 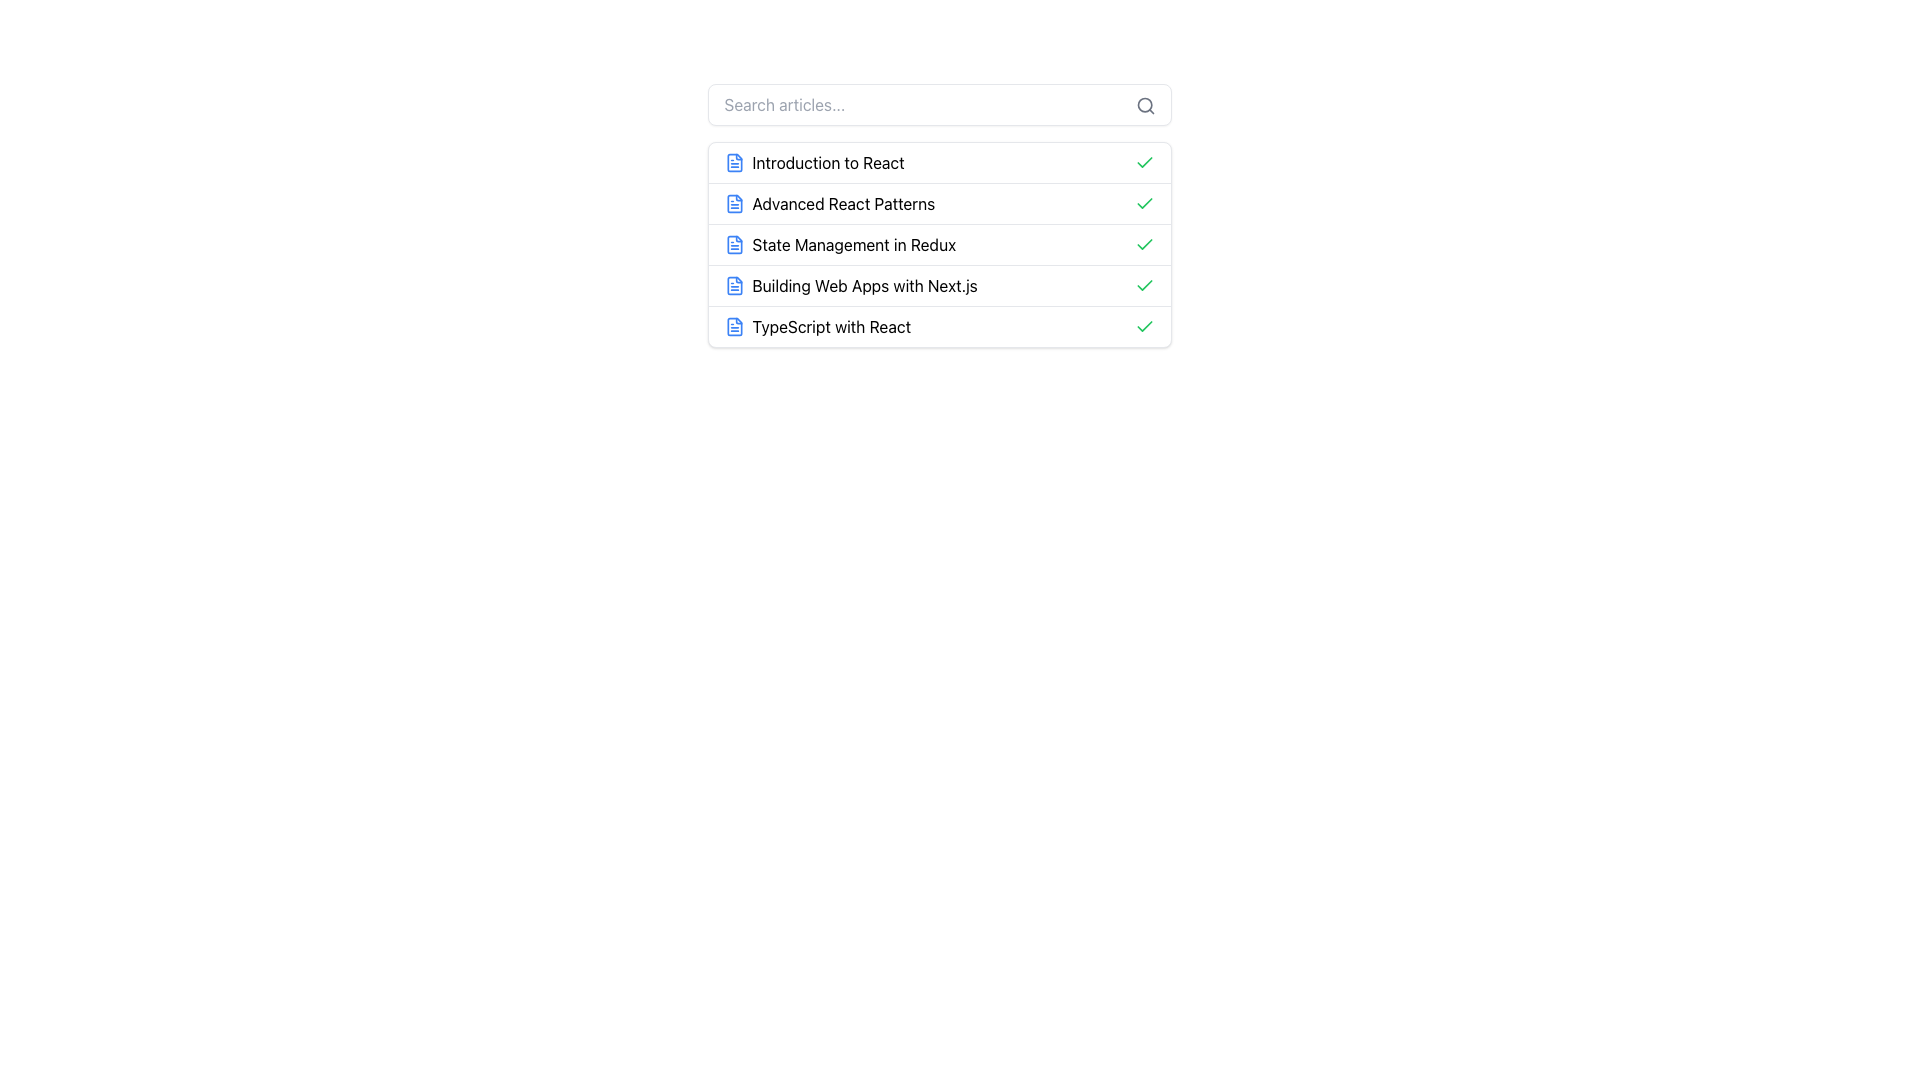 What do you see at coordinates (733, 204) in the screenshot?
I see `the icon representing 'Advanced React Patterns' located to the left of the text in the second item of the vertical list` at bounding box center [733, 204].